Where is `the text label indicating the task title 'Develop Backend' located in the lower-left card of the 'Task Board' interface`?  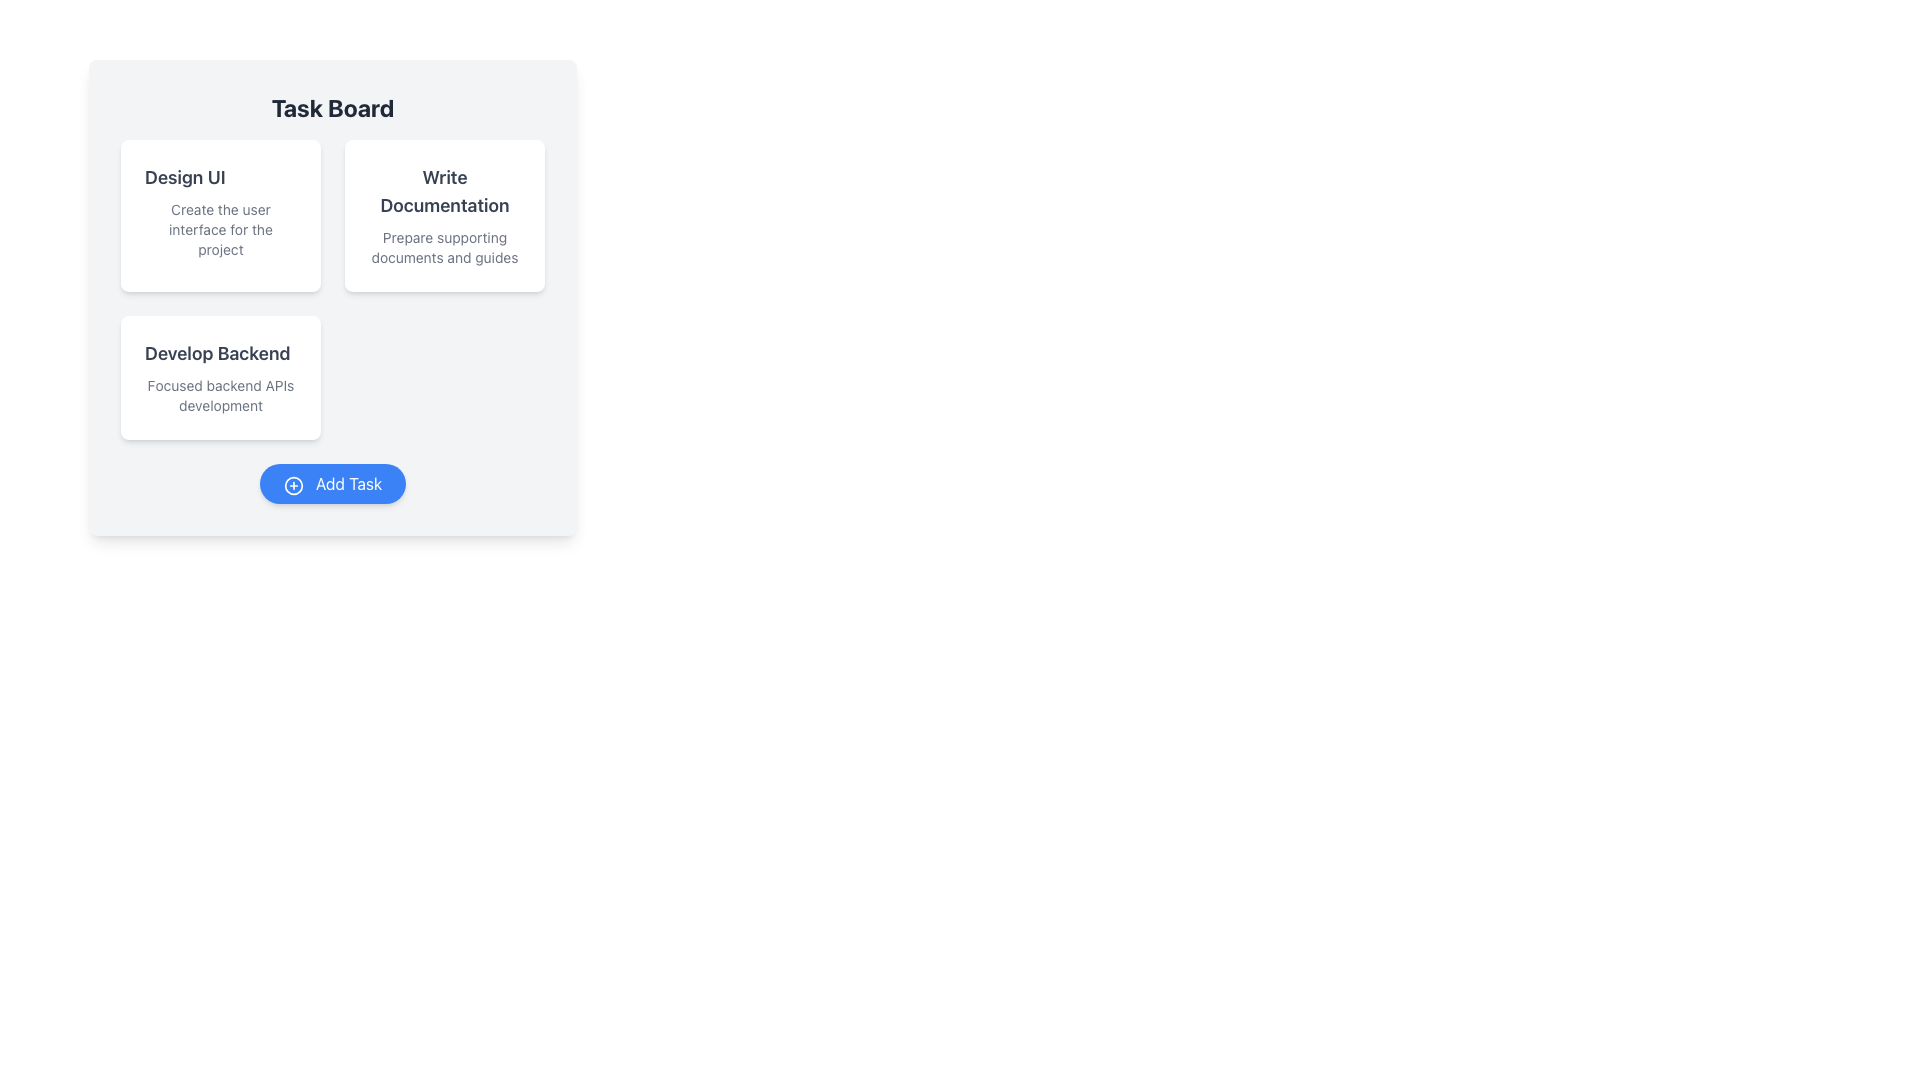
the text label indicating the task title 'Develop Backend' located in the lower-left card of the 'Task Board' interface is located at coordinates (217, 353).